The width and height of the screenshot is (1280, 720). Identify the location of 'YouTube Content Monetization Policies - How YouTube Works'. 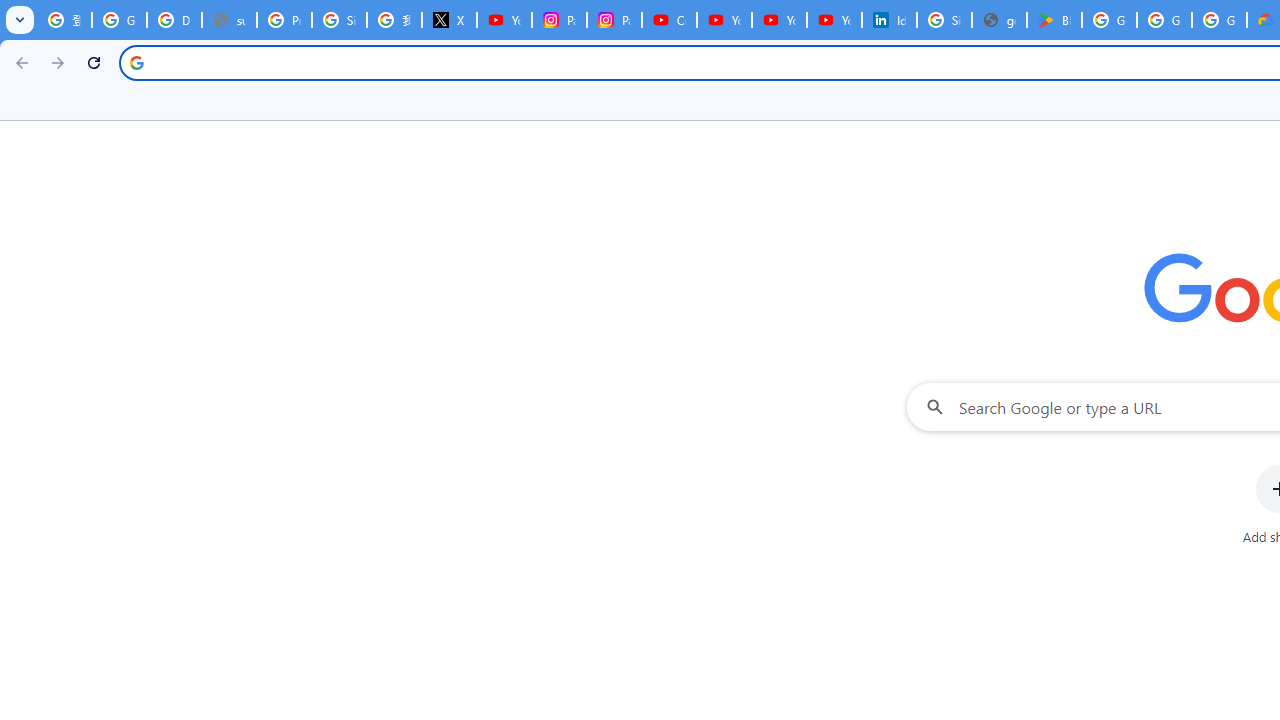
(504, 20).